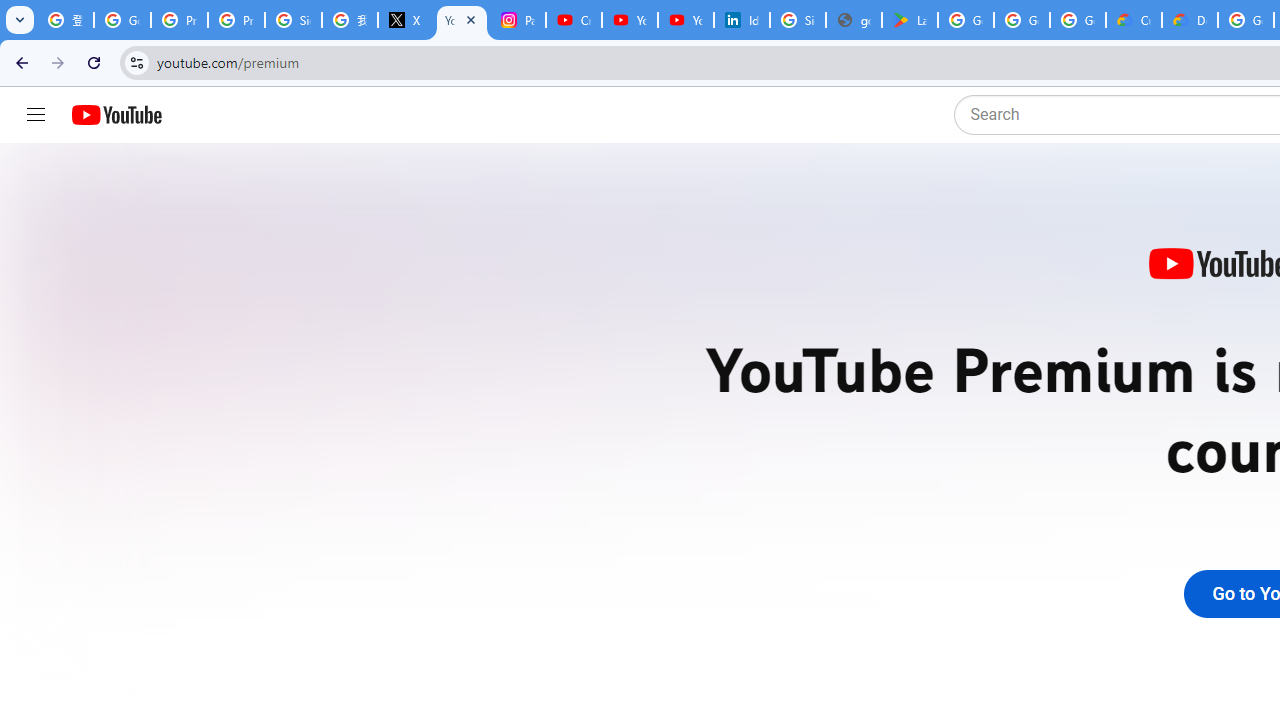 The height and width of the screenshot is (720, 1280). What do you see at coordinates (853, 20) in the screenshot?
I see `'google_privacy_policy_en.pdf'` at bounding box center [853, 20].